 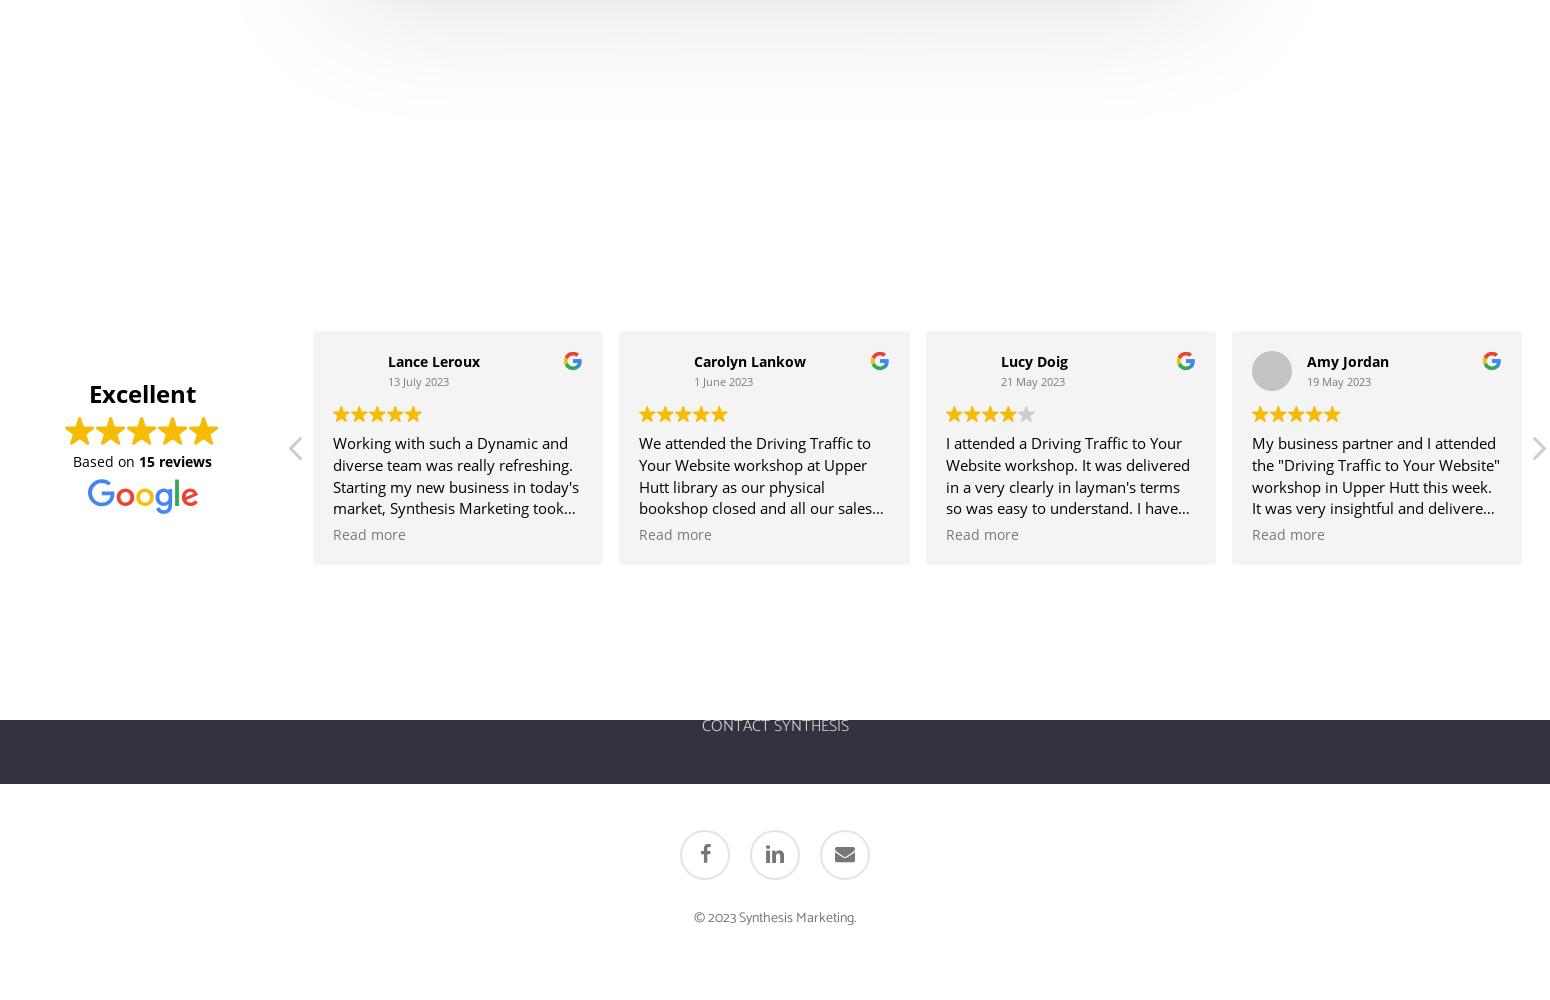 What do you see at coordinates (453, 452) in the screenshot?
I see `'Working with such a Dynamic and diverse team was really refreshing.'` at bounding box center [453, 452].